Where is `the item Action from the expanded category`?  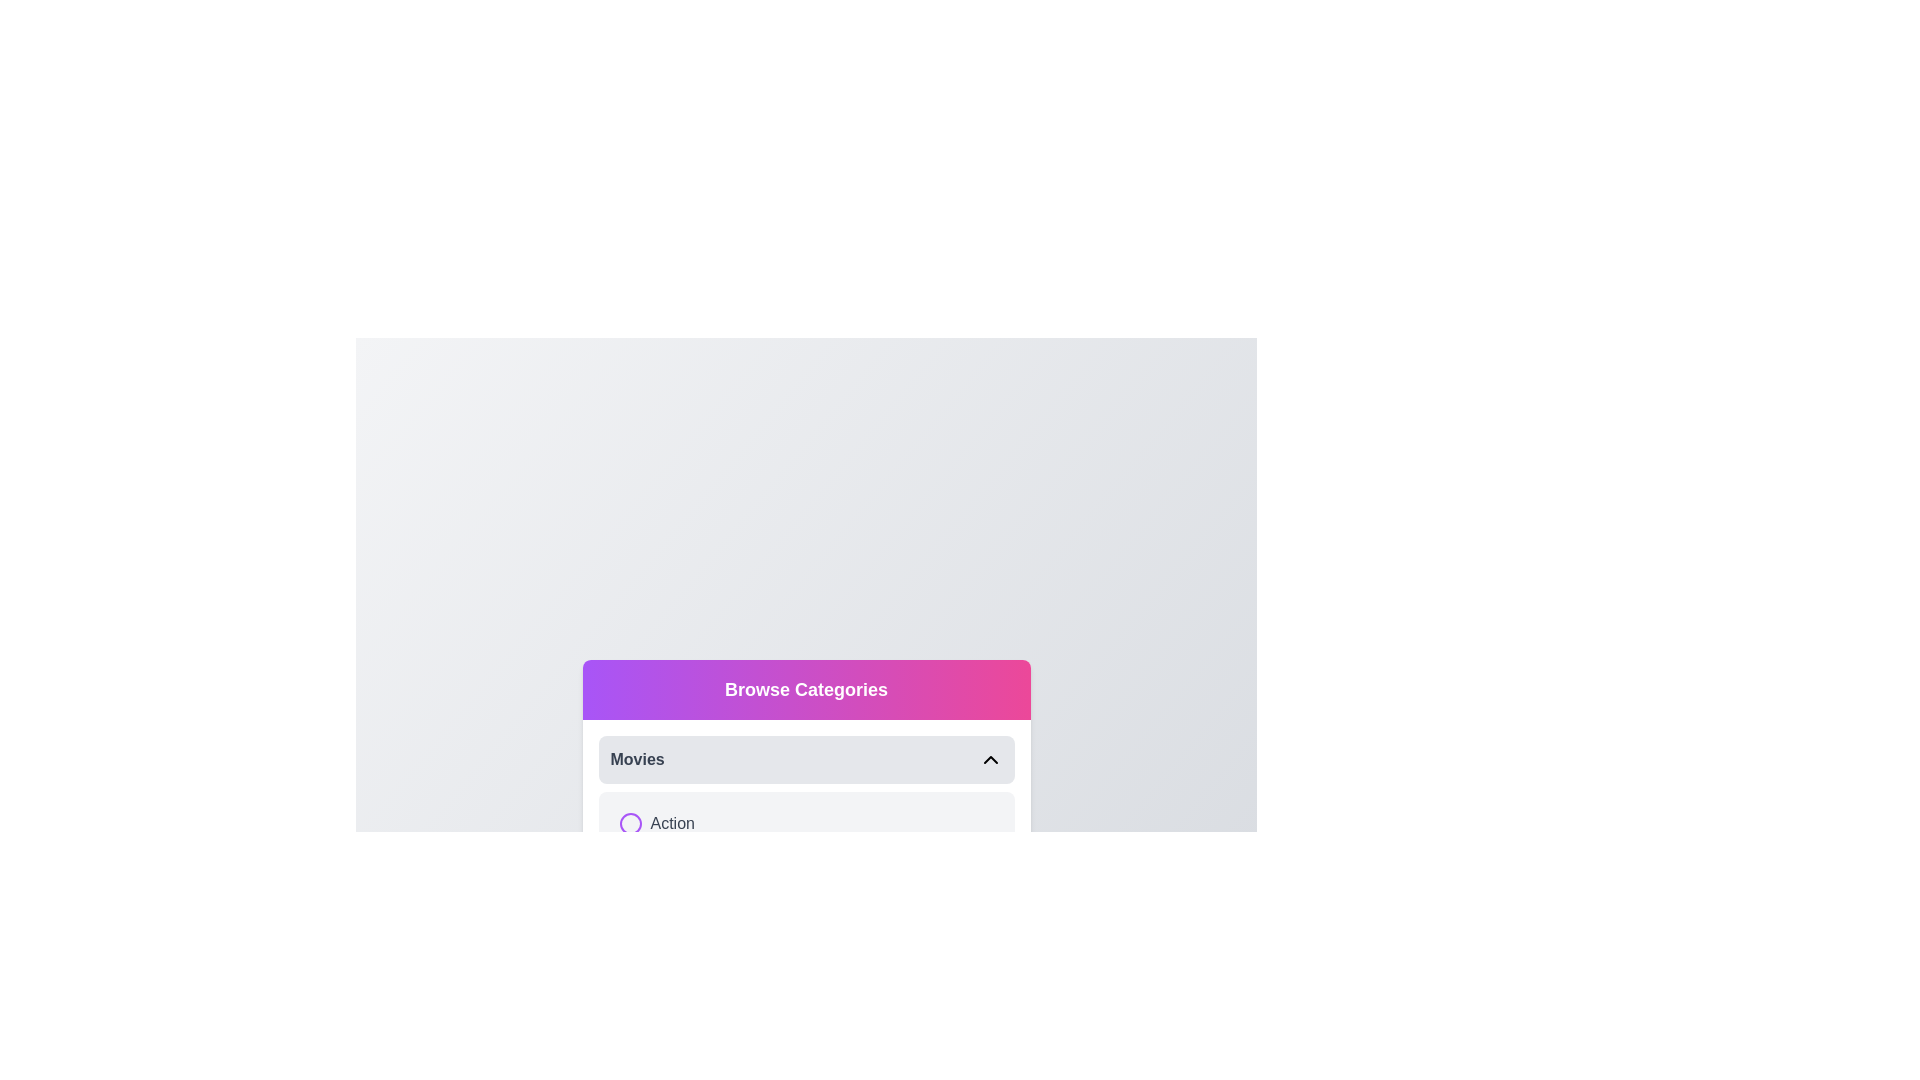
the item Action from the expanded category is located at coordinates (629, 824).